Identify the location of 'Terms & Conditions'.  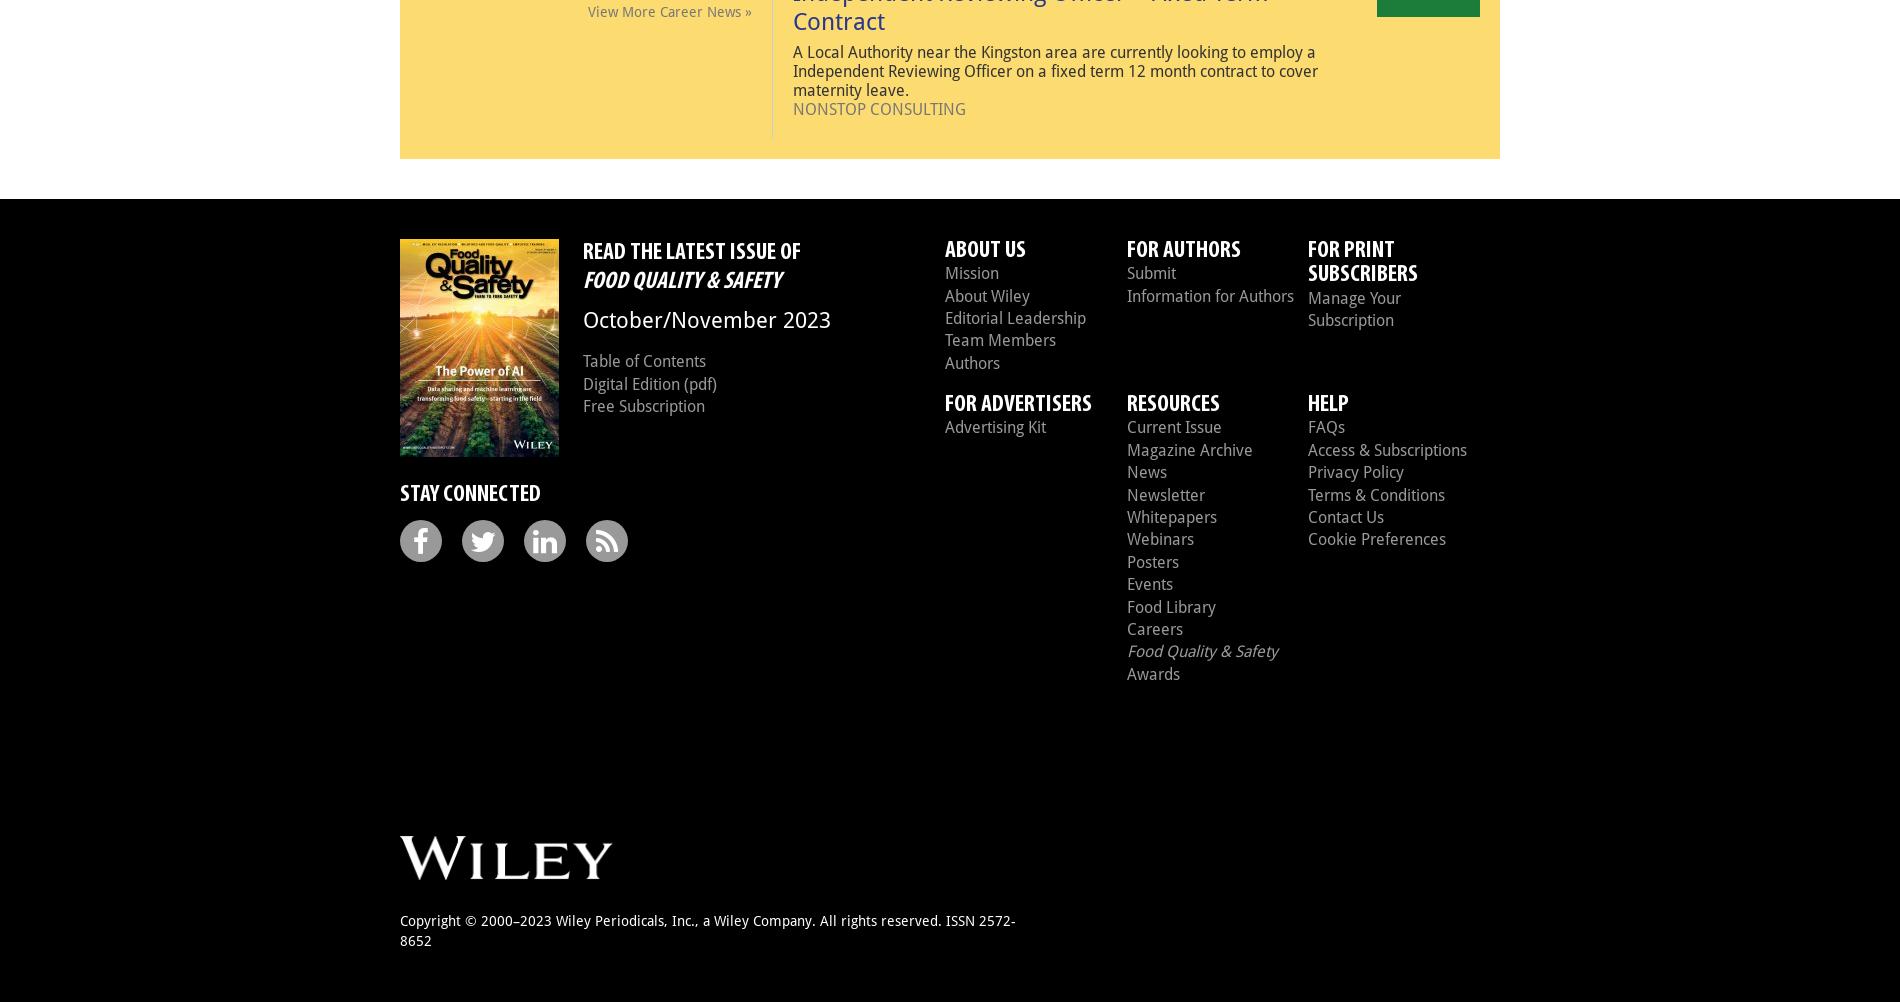
(1375, 493).